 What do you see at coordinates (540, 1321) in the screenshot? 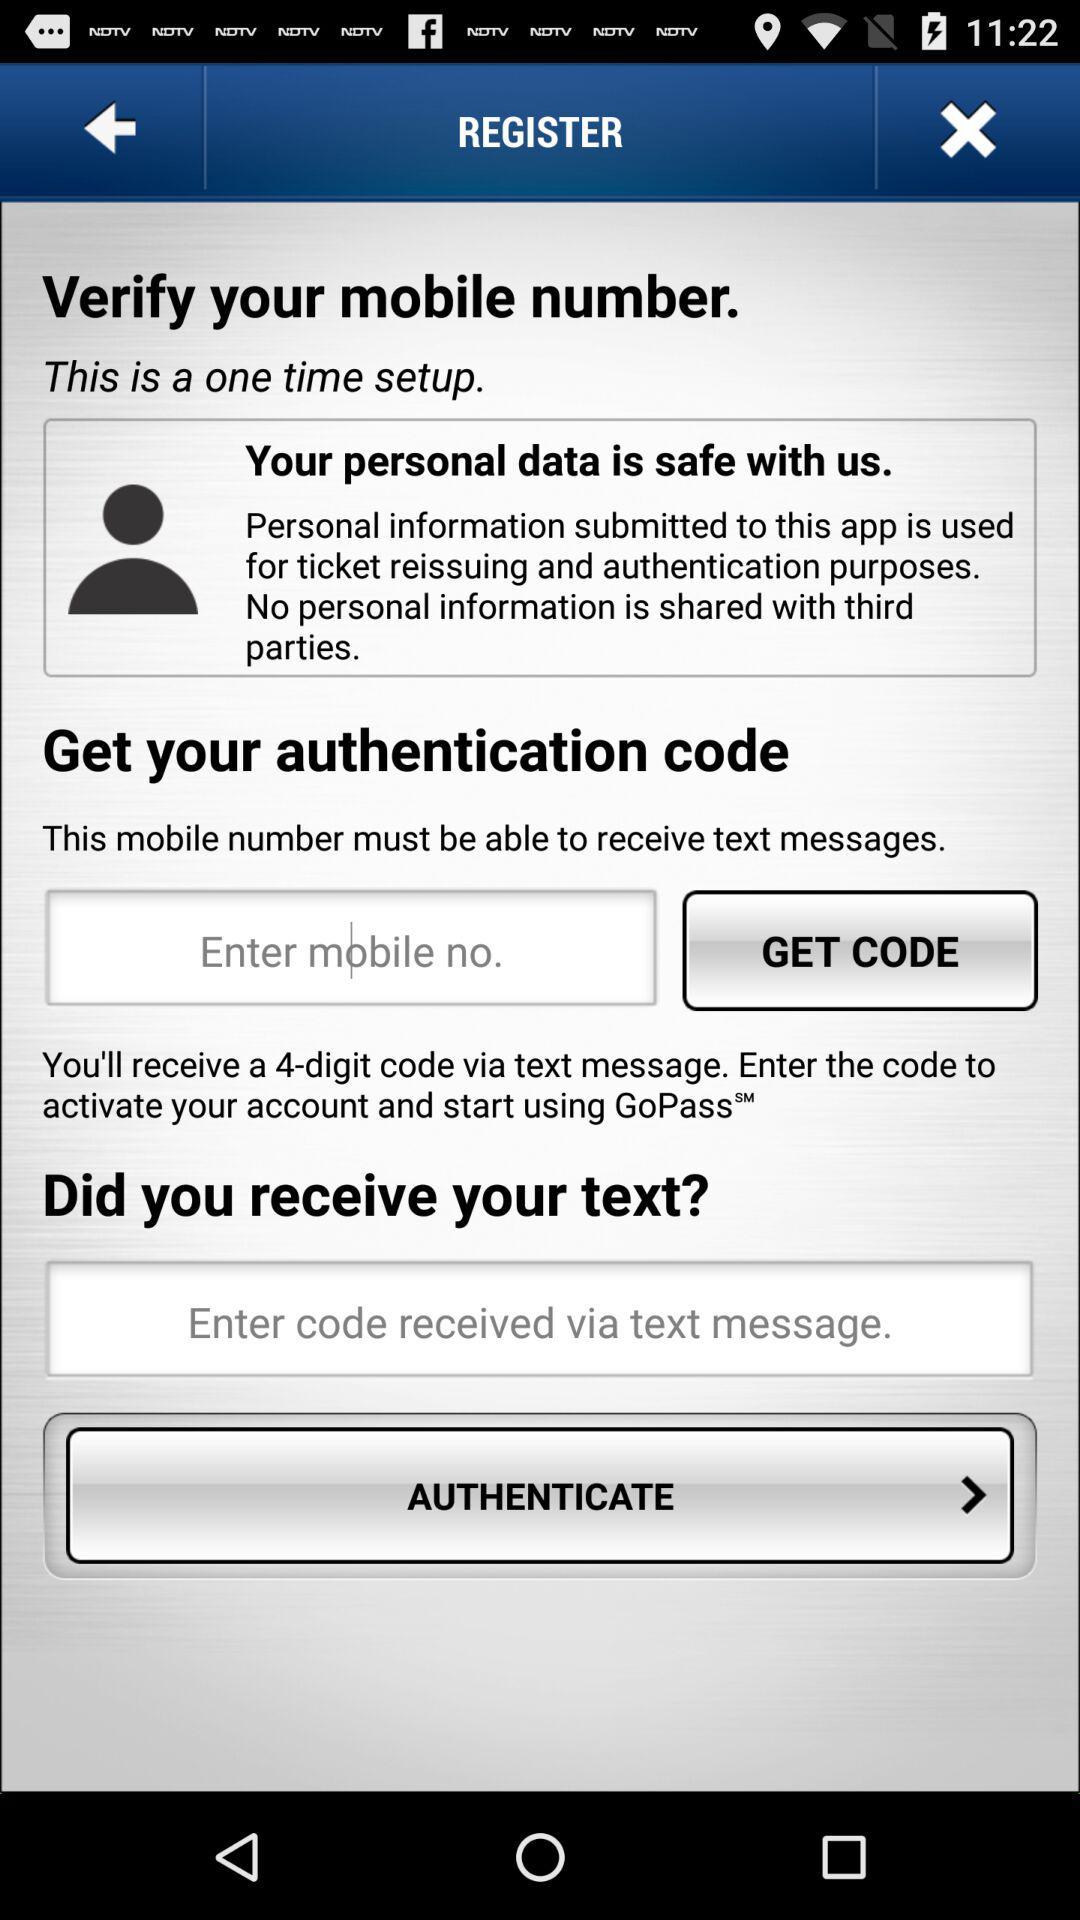
I see `code` at bounding box center [540, 1321].